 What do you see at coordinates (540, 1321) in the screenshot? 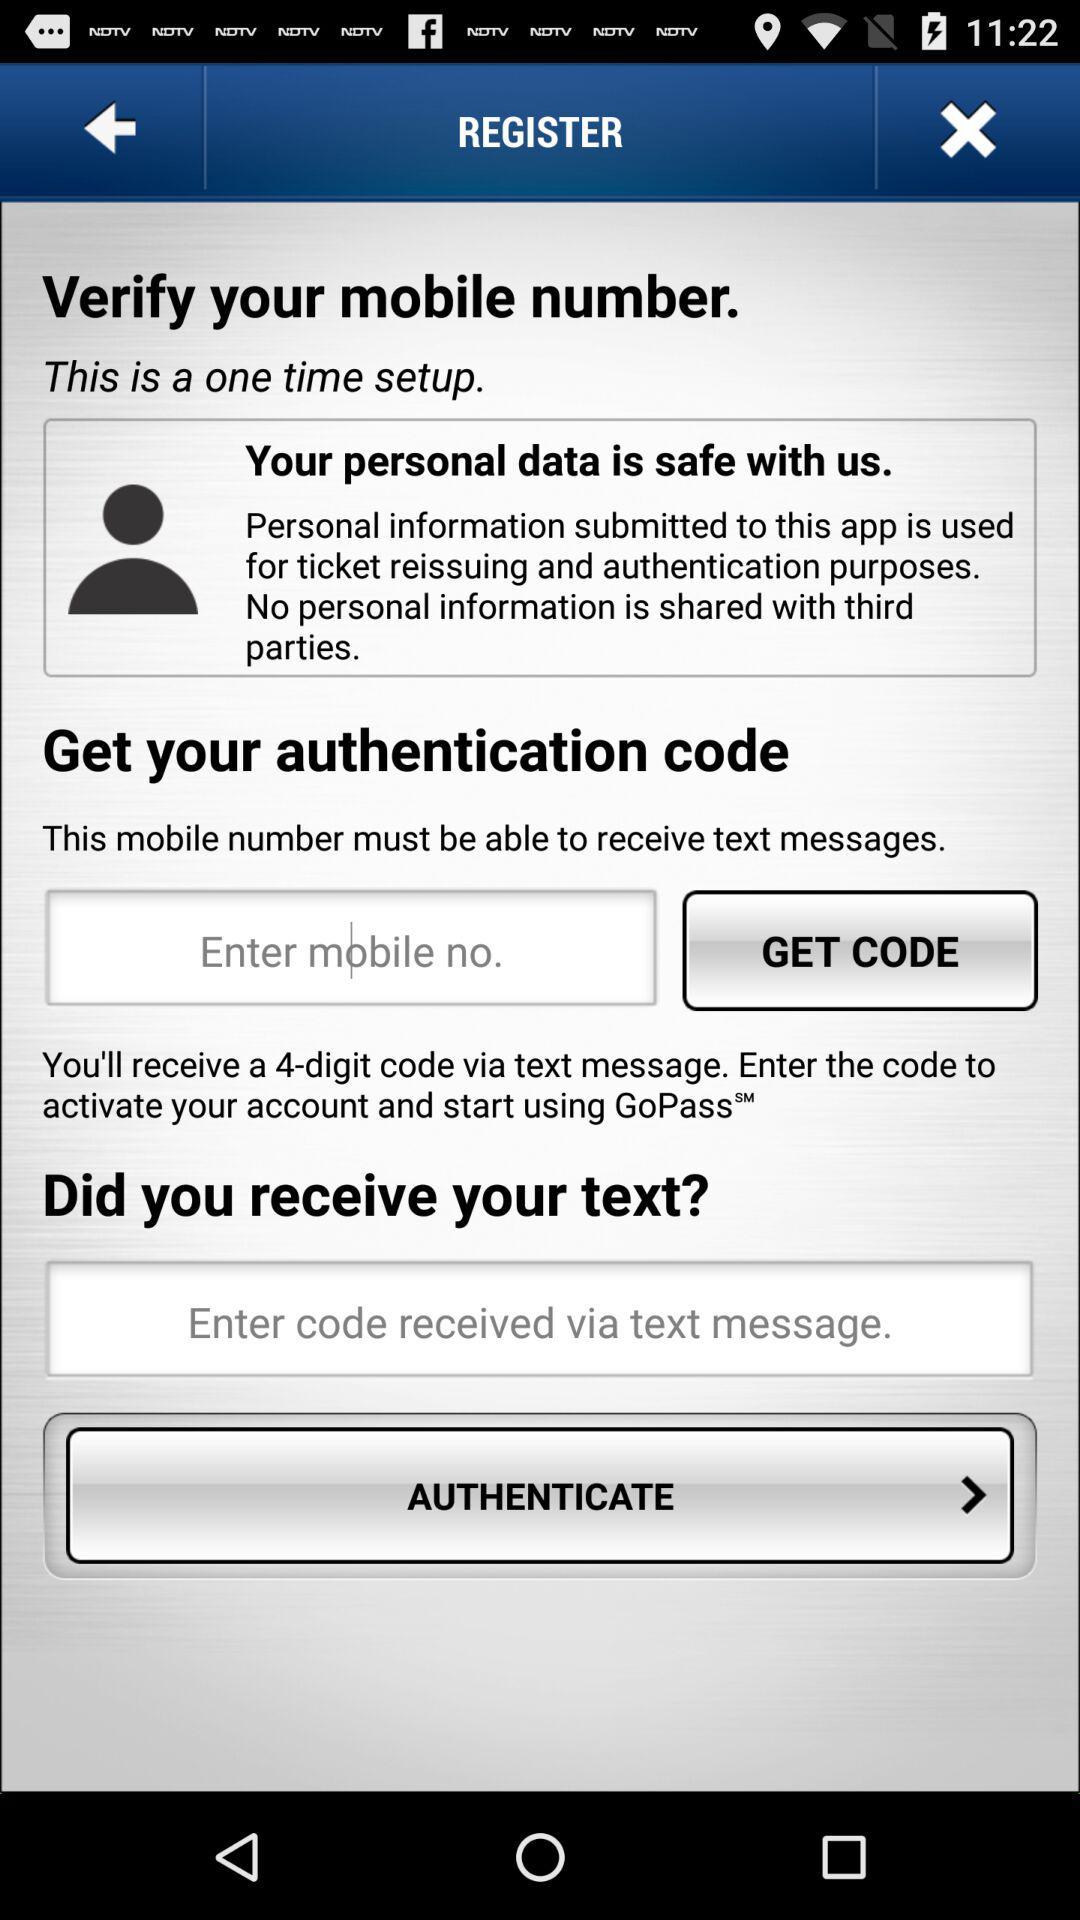
I see `code` at bounding box center [540, 1321].